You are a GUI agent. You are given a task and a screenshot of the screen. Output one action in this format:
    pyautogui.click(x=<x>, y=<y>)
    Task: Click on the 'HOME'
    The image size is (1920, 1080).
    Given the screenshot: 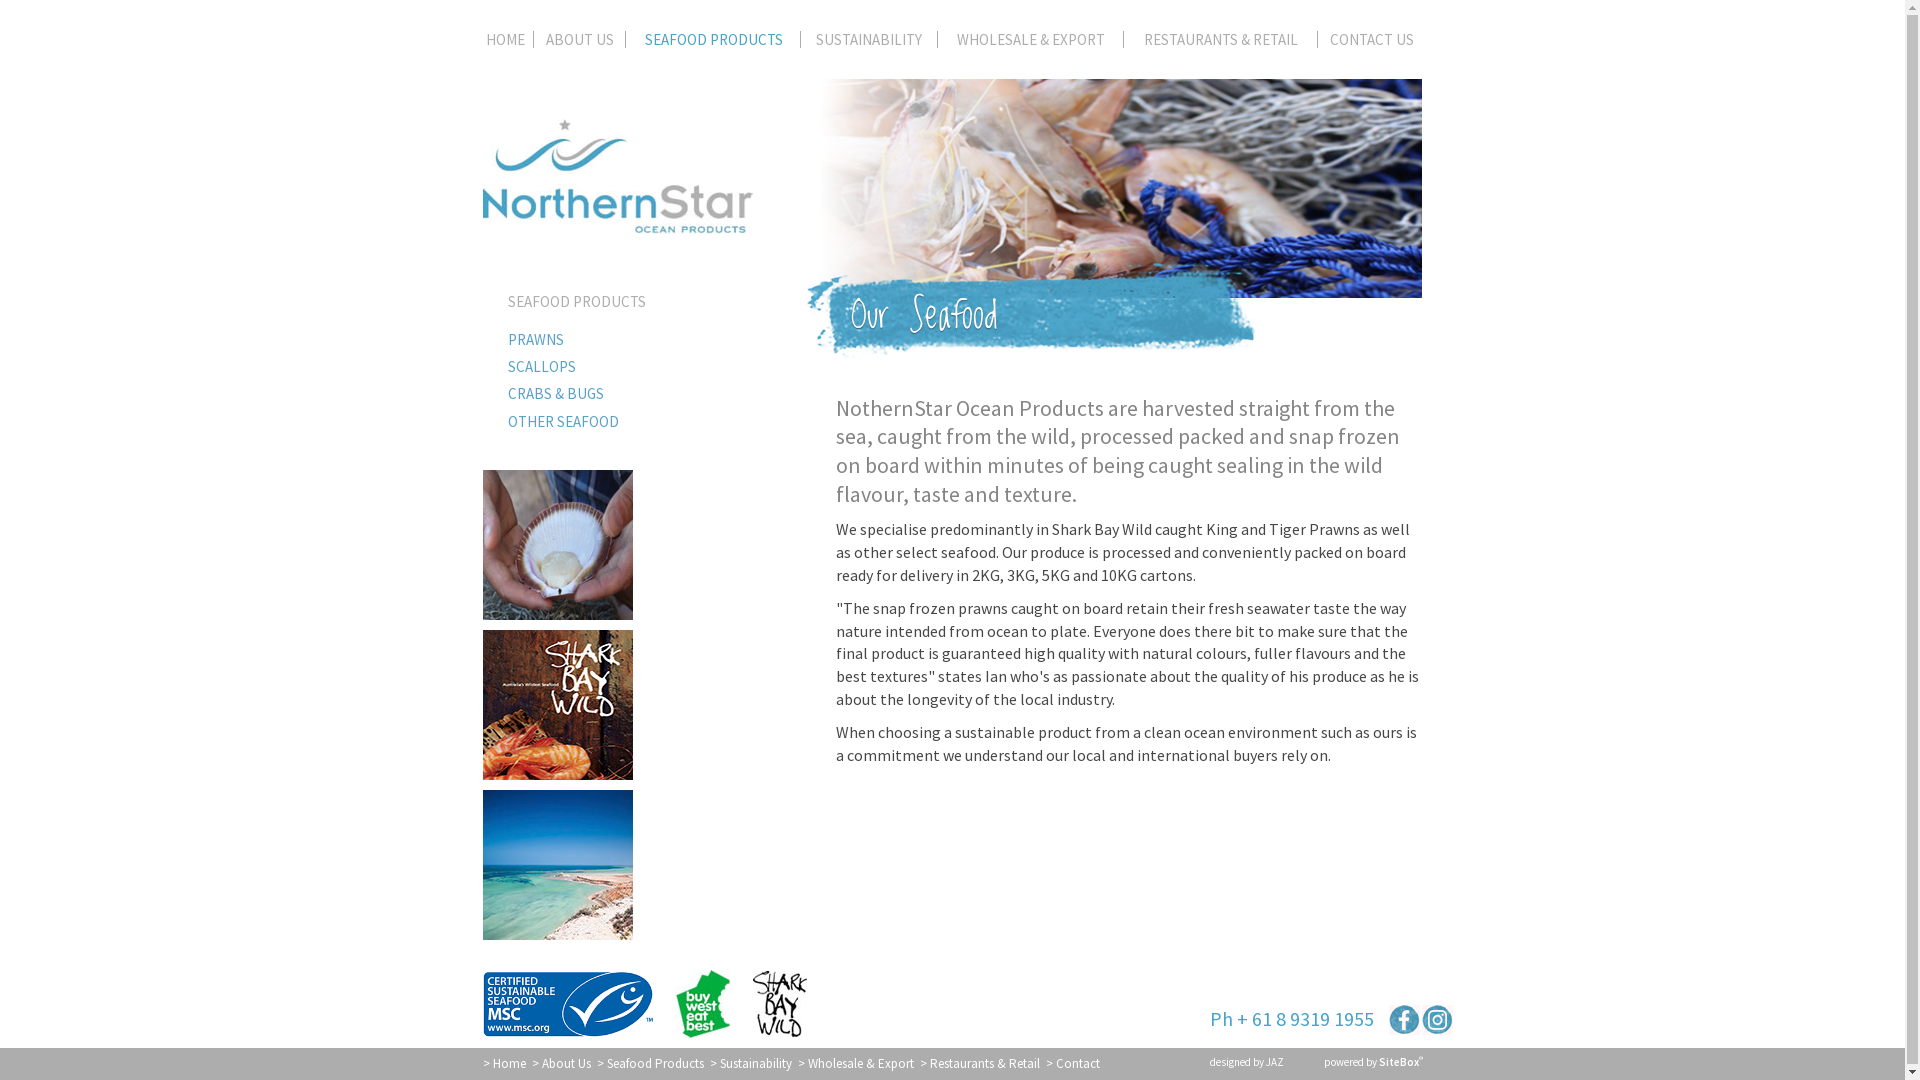 What is the action you would take?
    pyautogui.click(x=508, y=44)
    